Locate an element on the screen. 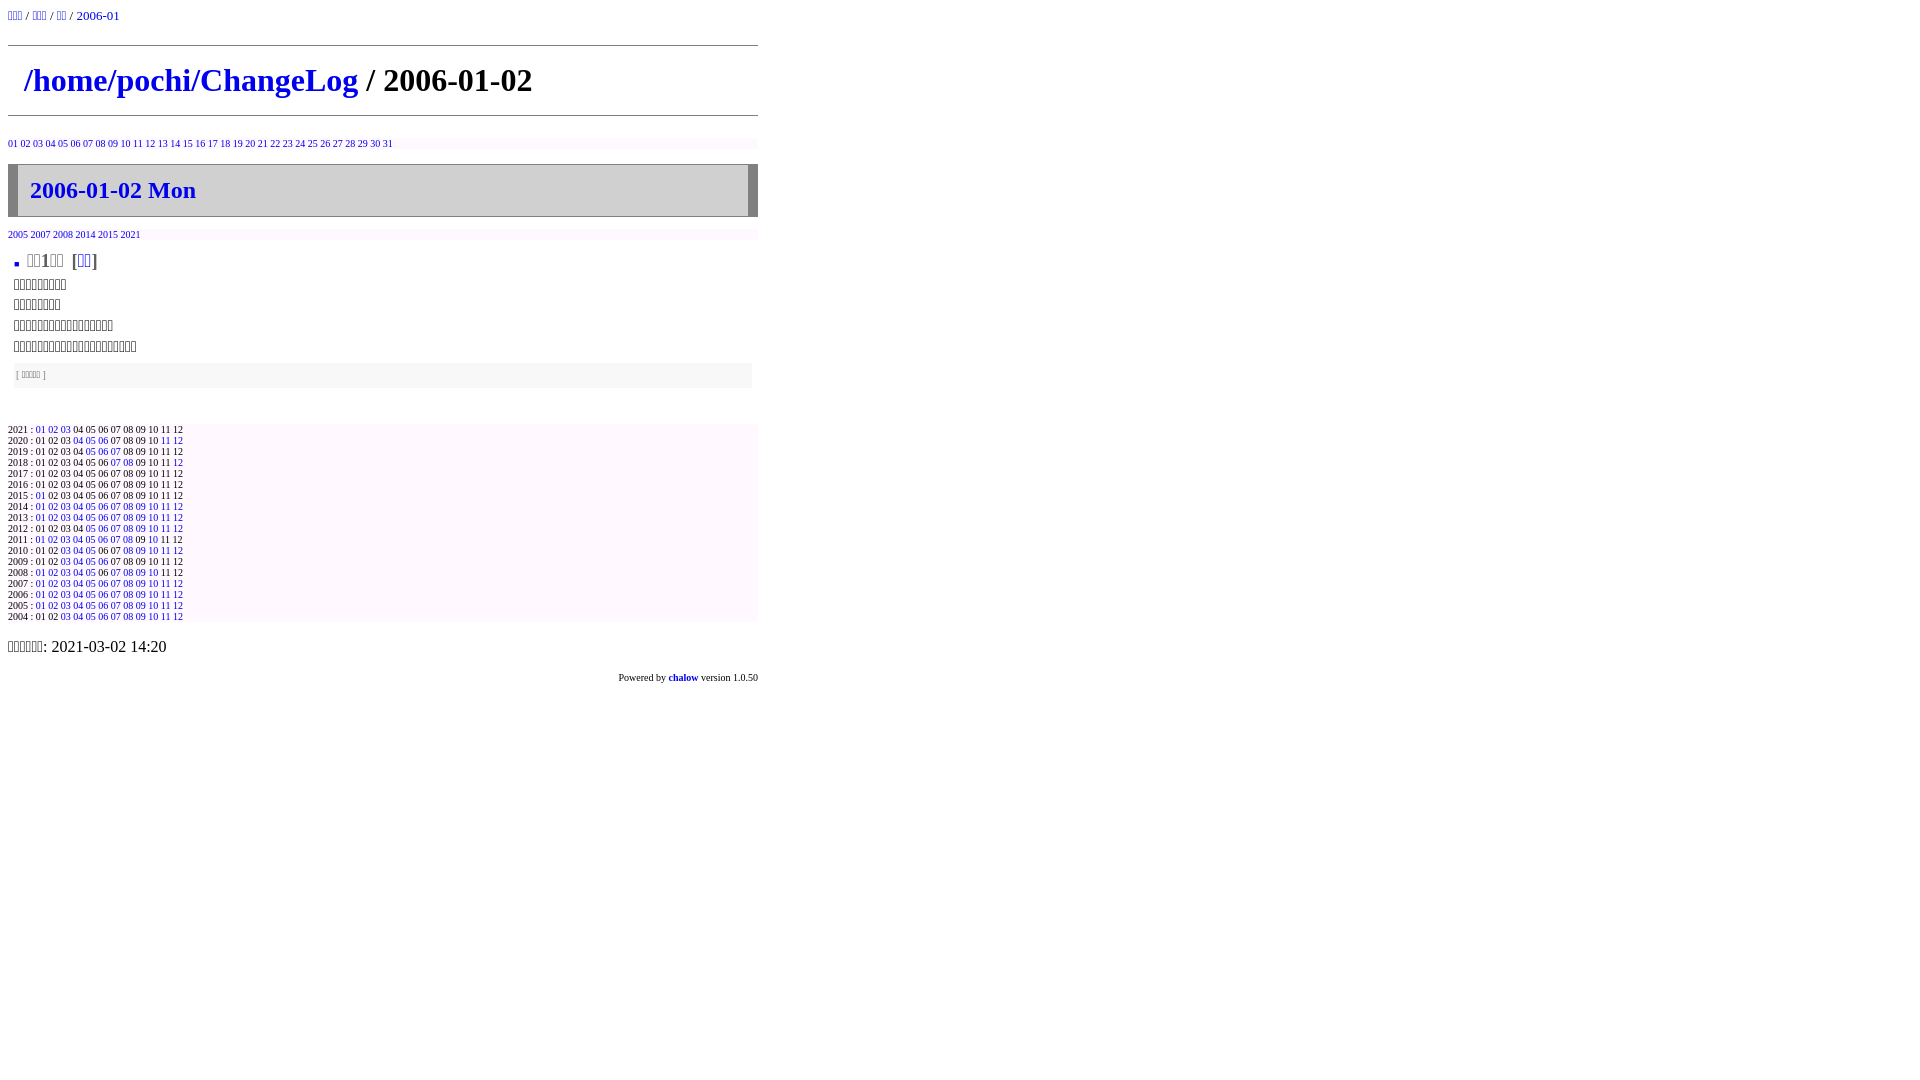 The image size is (1920, 1080). '10' is located at coordinates (147, 593).